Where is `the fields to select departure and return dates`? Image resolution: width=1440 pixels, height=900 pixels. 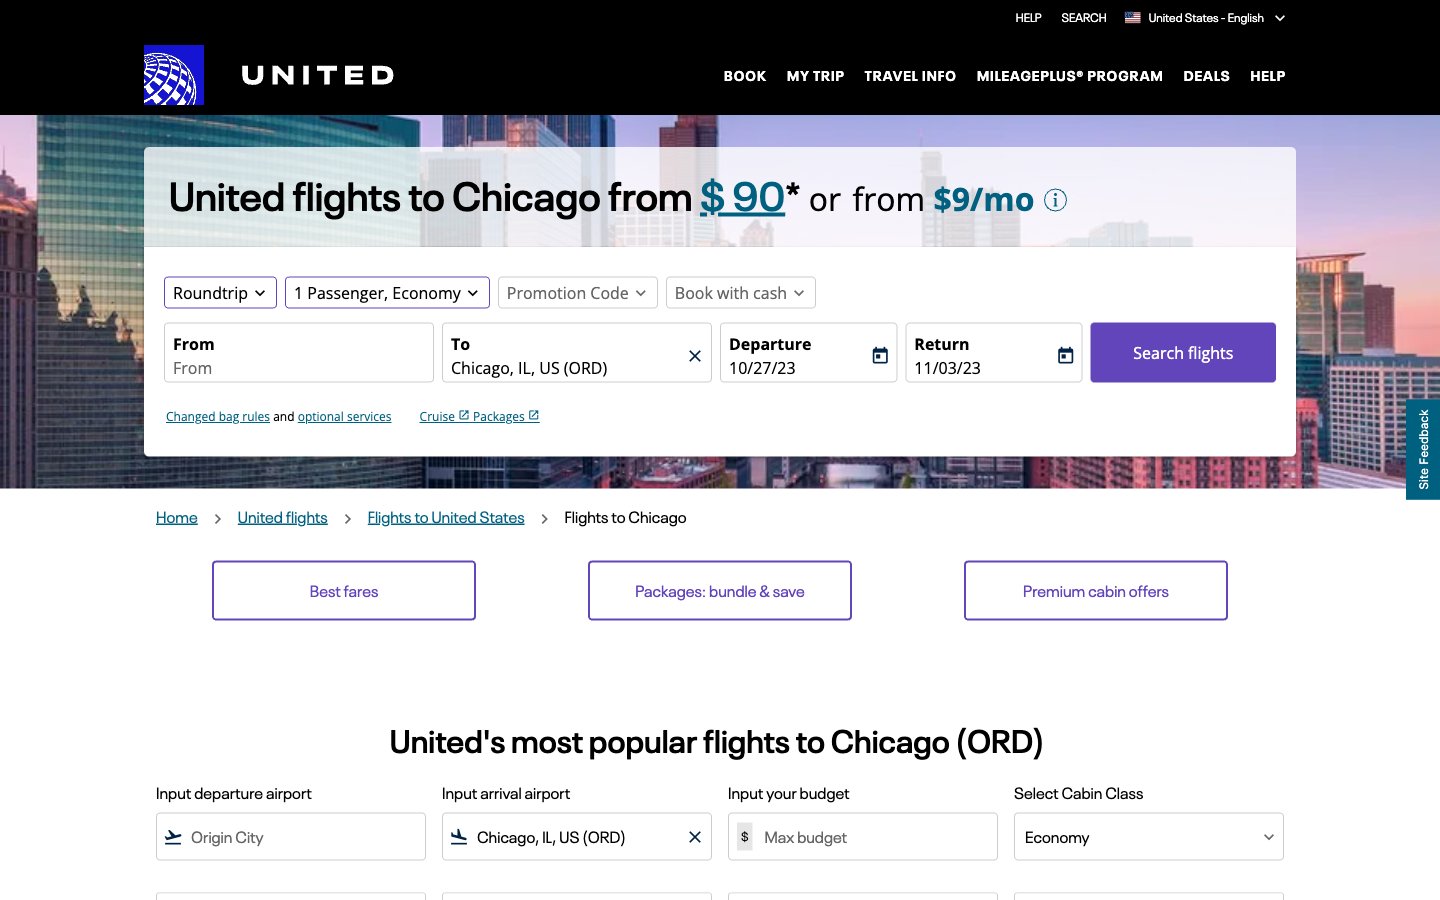 the fields to select departure and return dates is located at coordinates (798, 368).